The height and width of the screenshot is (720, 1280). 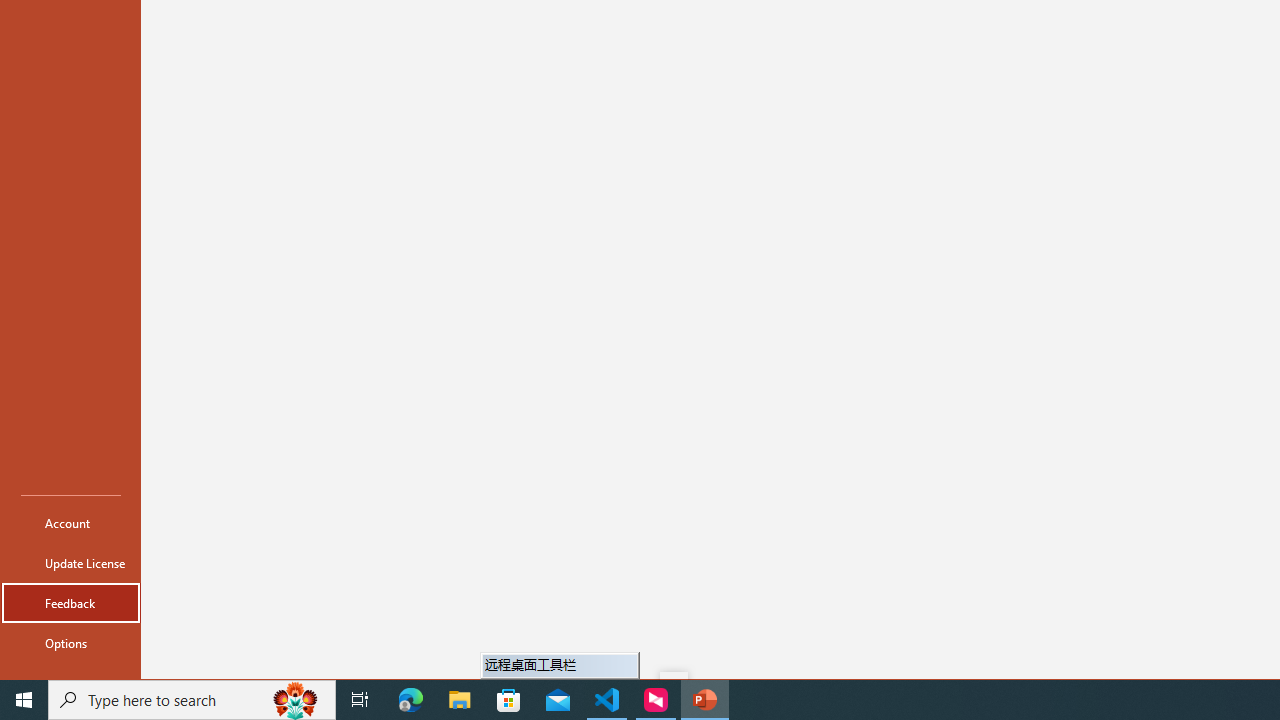 I want to click on 'Start', so click(x=24, y=698).